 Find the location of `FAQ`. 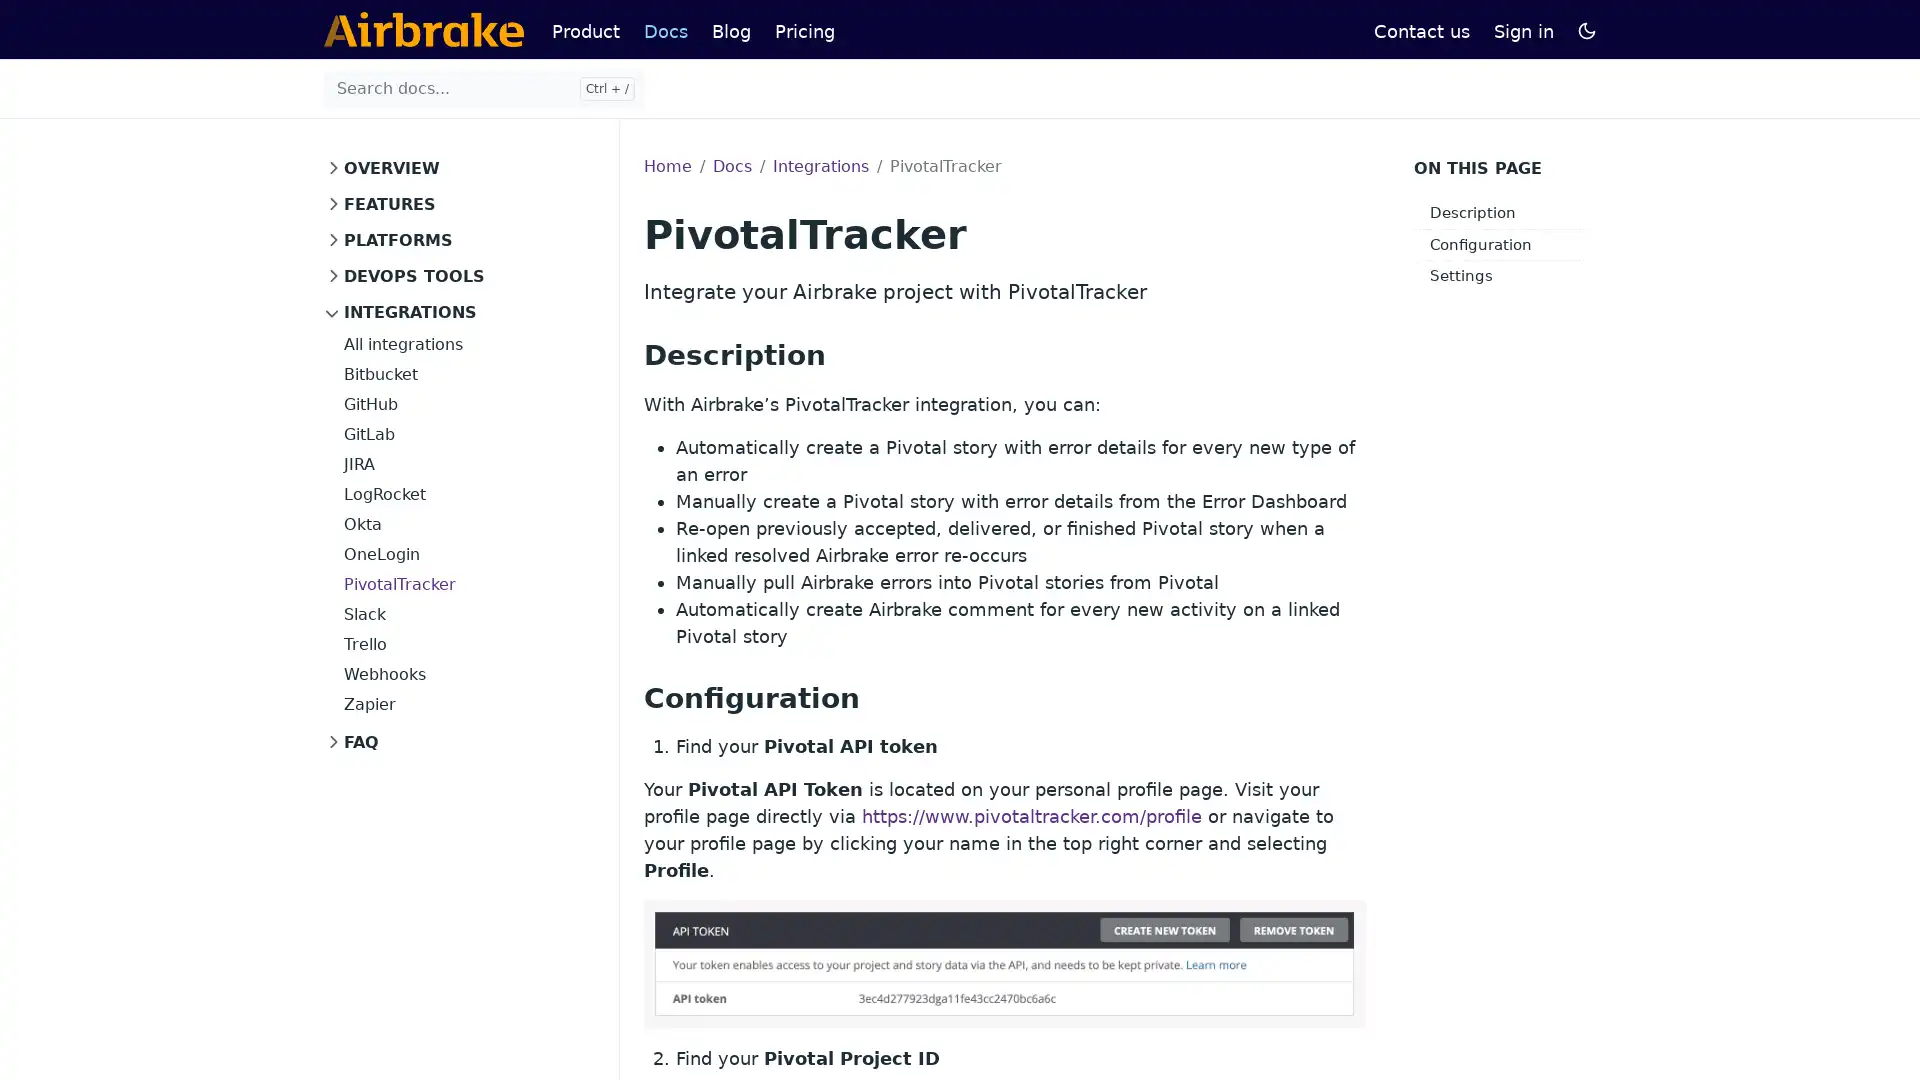

FAQ is located at coordinates (355, 743).